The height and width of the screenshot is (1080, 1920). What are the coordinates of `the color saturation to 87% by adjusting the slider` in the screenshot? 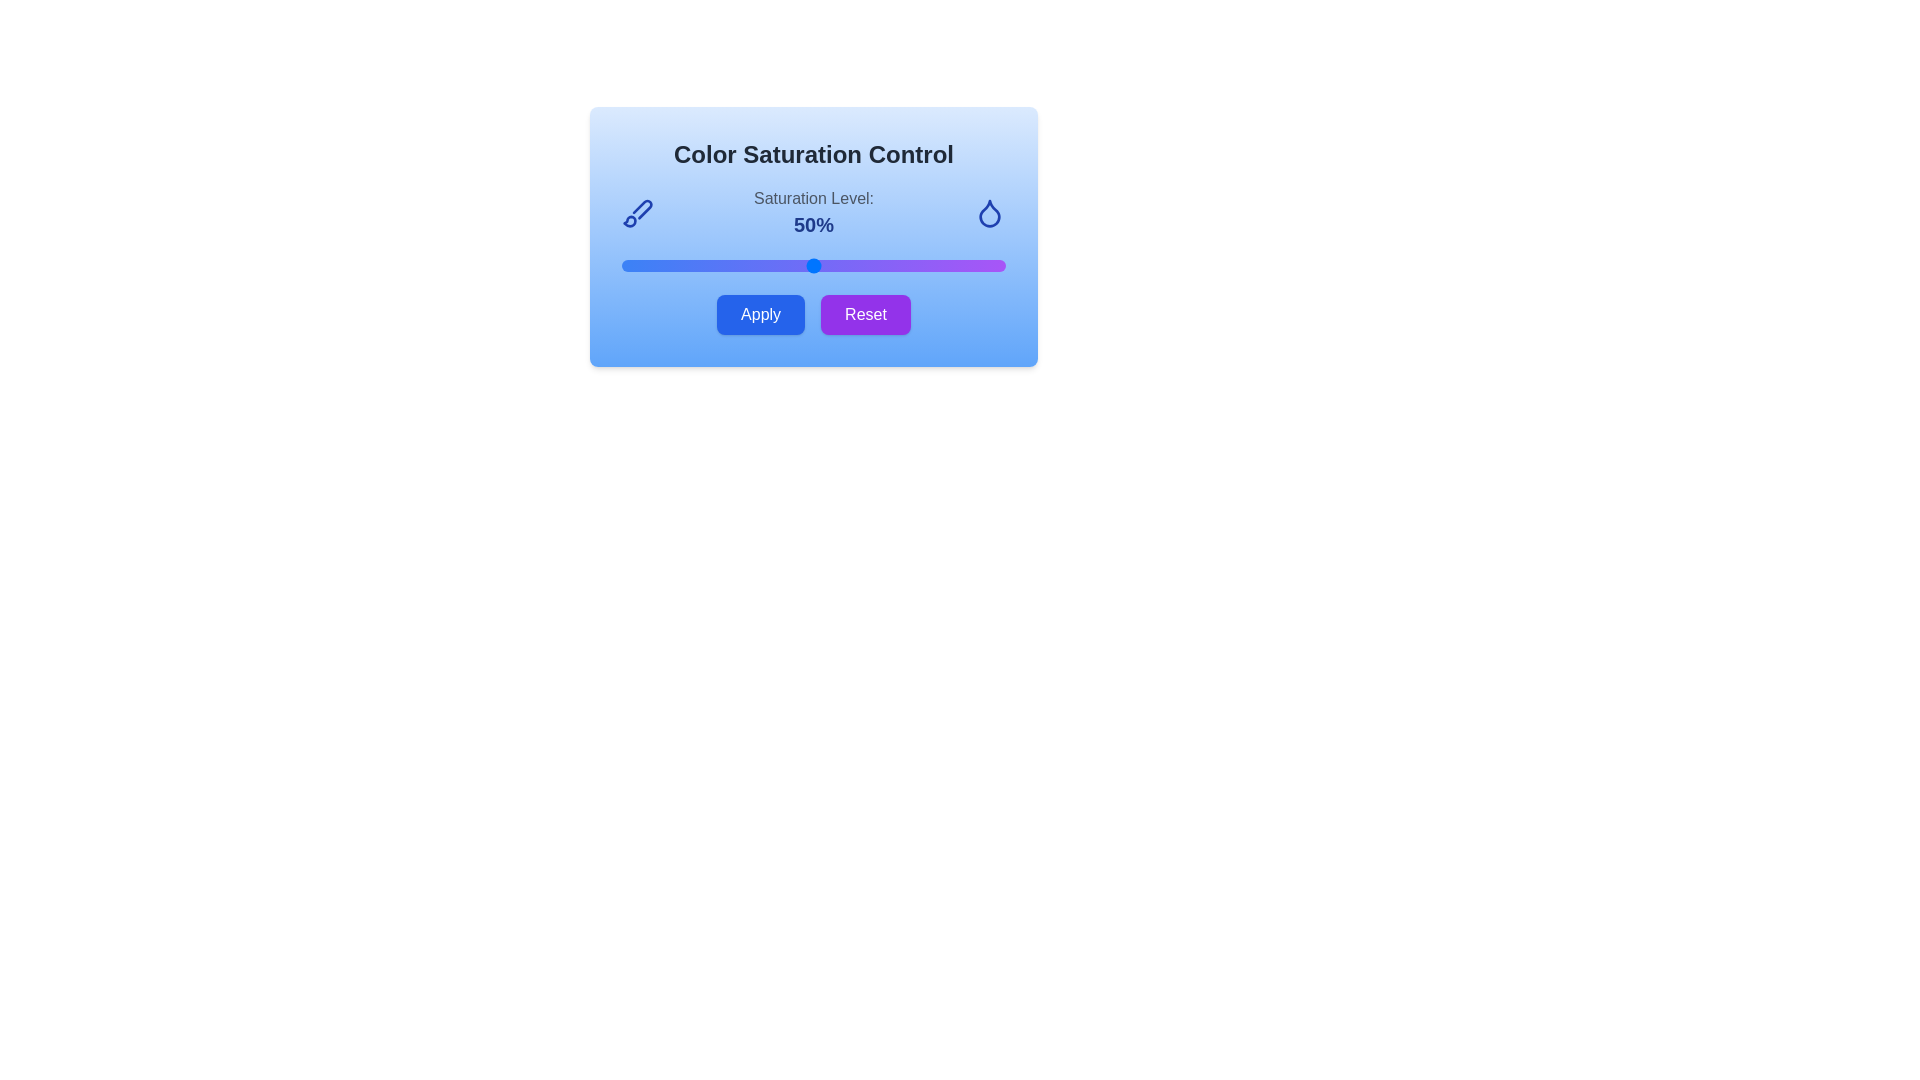 It's located at (955, 265).